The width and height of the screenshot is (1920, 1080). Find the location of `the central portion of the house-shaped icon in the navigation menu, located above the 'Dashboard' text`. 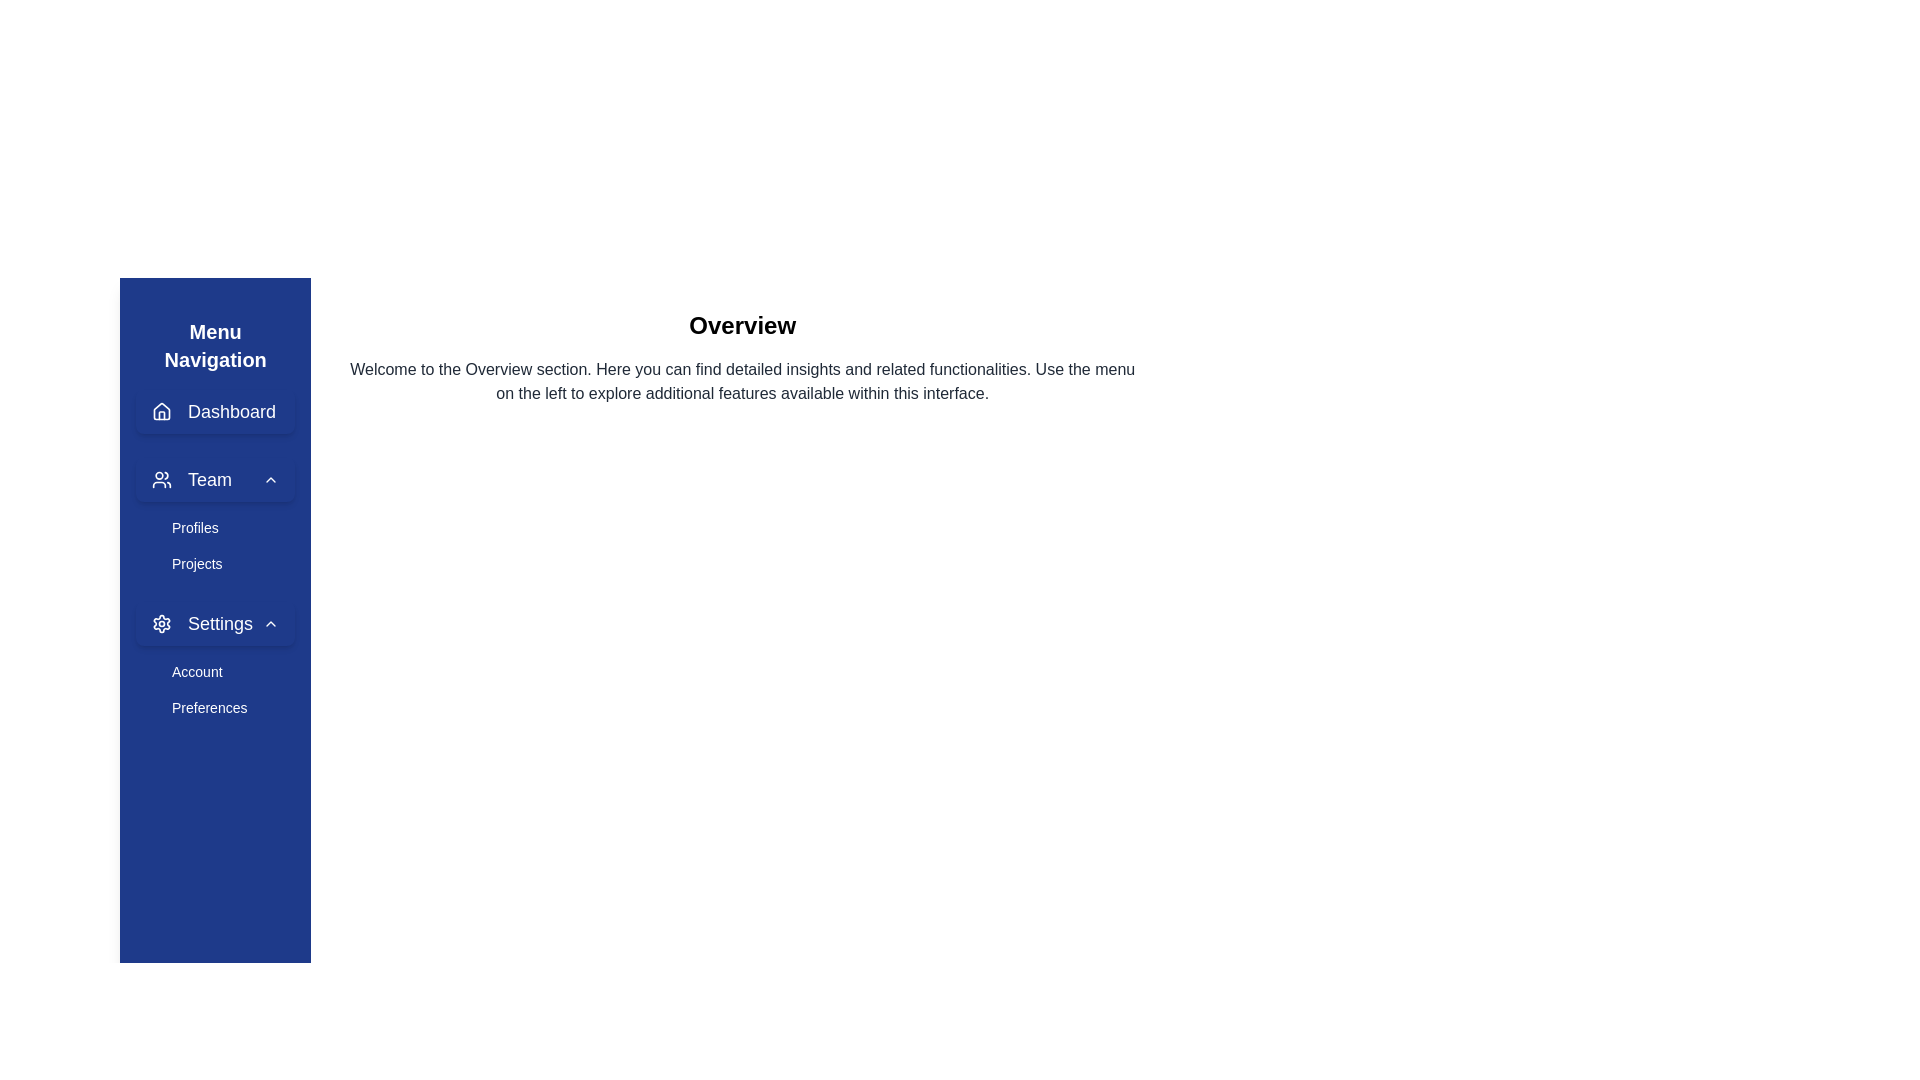

the central portion of the house-shaped icon in the navigation menu, located above the 'Dashboard' text is located at coordinates (162, 410).